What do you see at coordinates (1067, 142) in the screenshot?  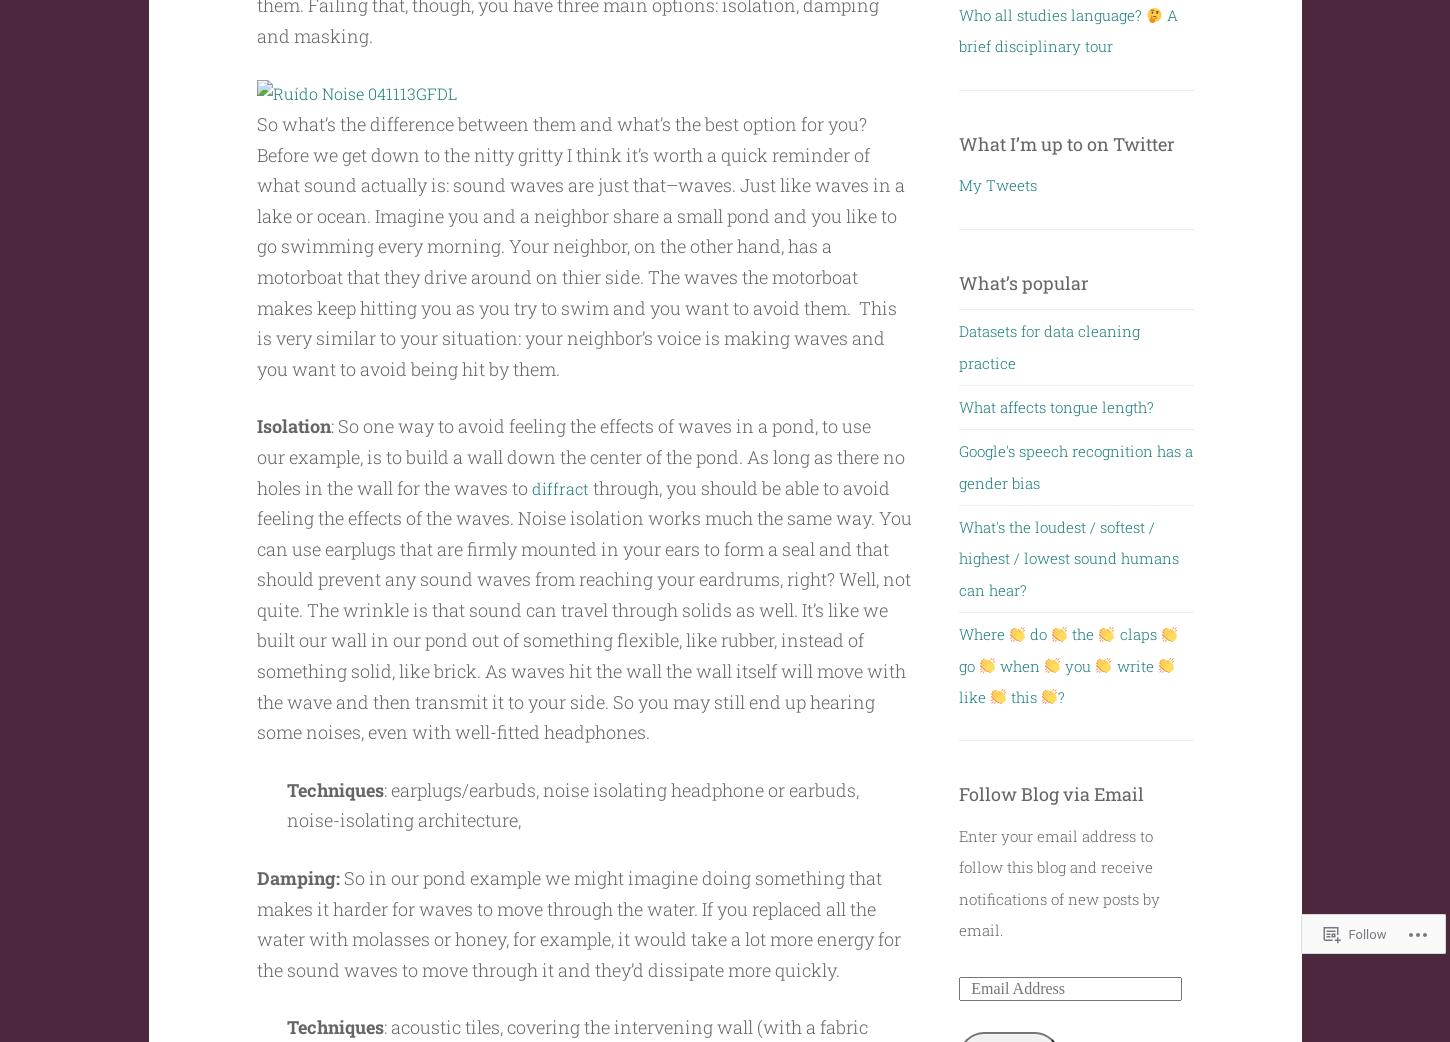 I see `'What I’m up to on Twitter'` at bounding box center [1067, 142].